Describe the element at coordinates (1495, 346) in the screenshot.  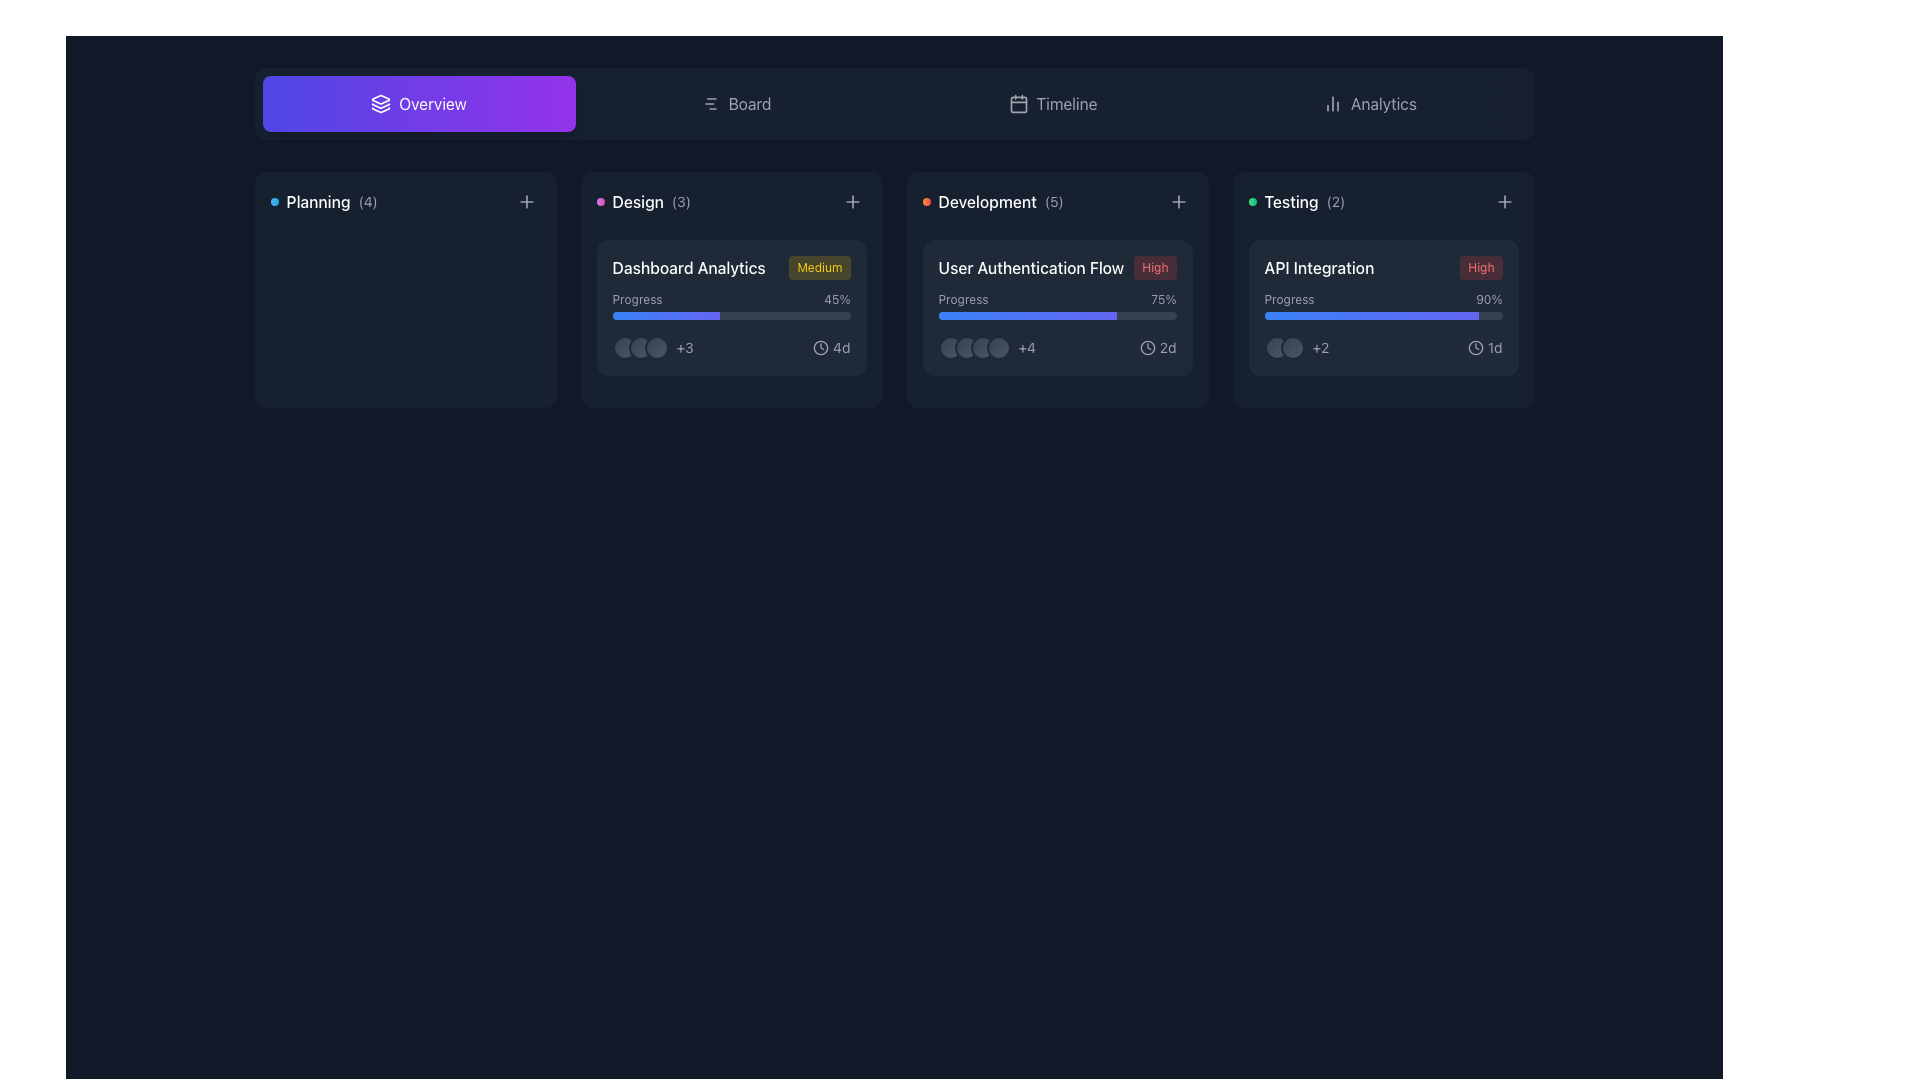
I see `the static text displaying '1d' in light gray color located in the bottom-right corner of the 'API Integration' card in the 'Testing' column, next to the clock icon` at that location.